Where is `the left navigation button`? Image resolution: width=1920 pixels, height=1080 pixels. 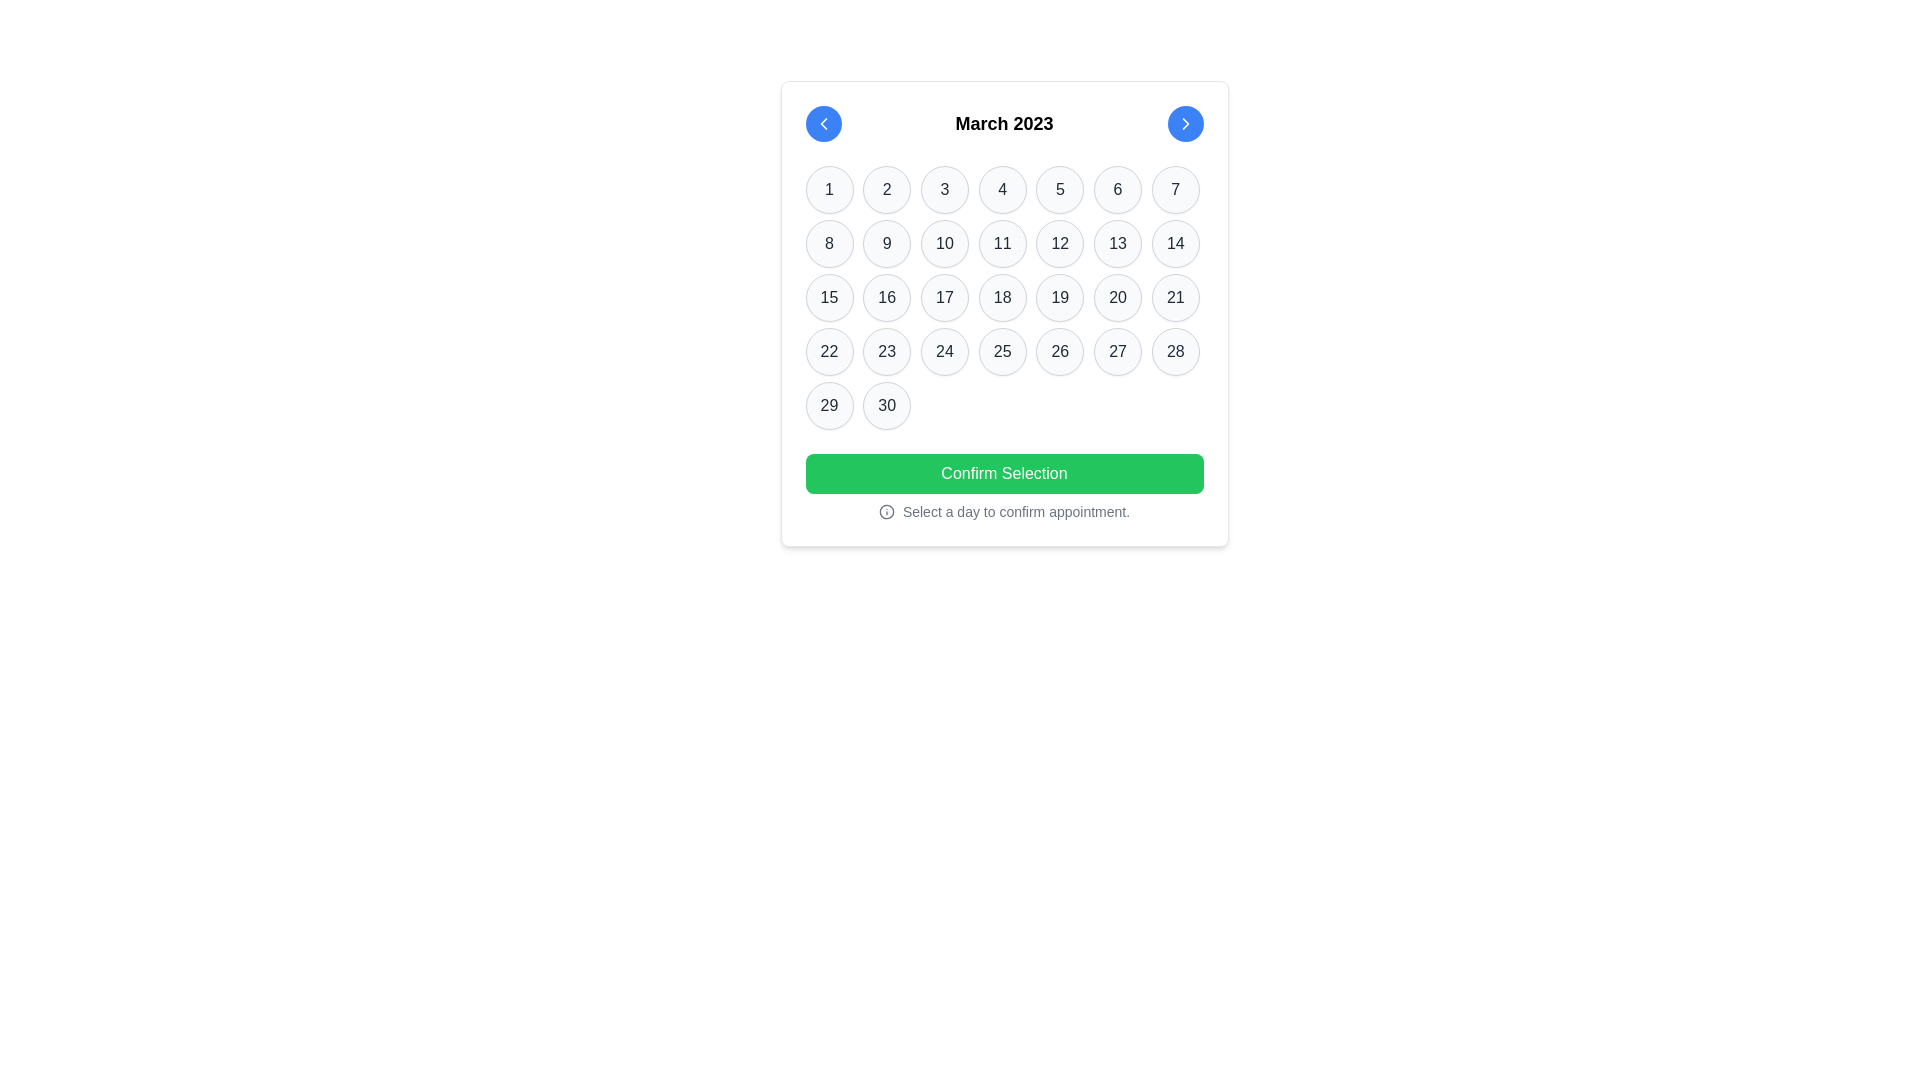
the left navigation button is located at coordinates (823, 123).